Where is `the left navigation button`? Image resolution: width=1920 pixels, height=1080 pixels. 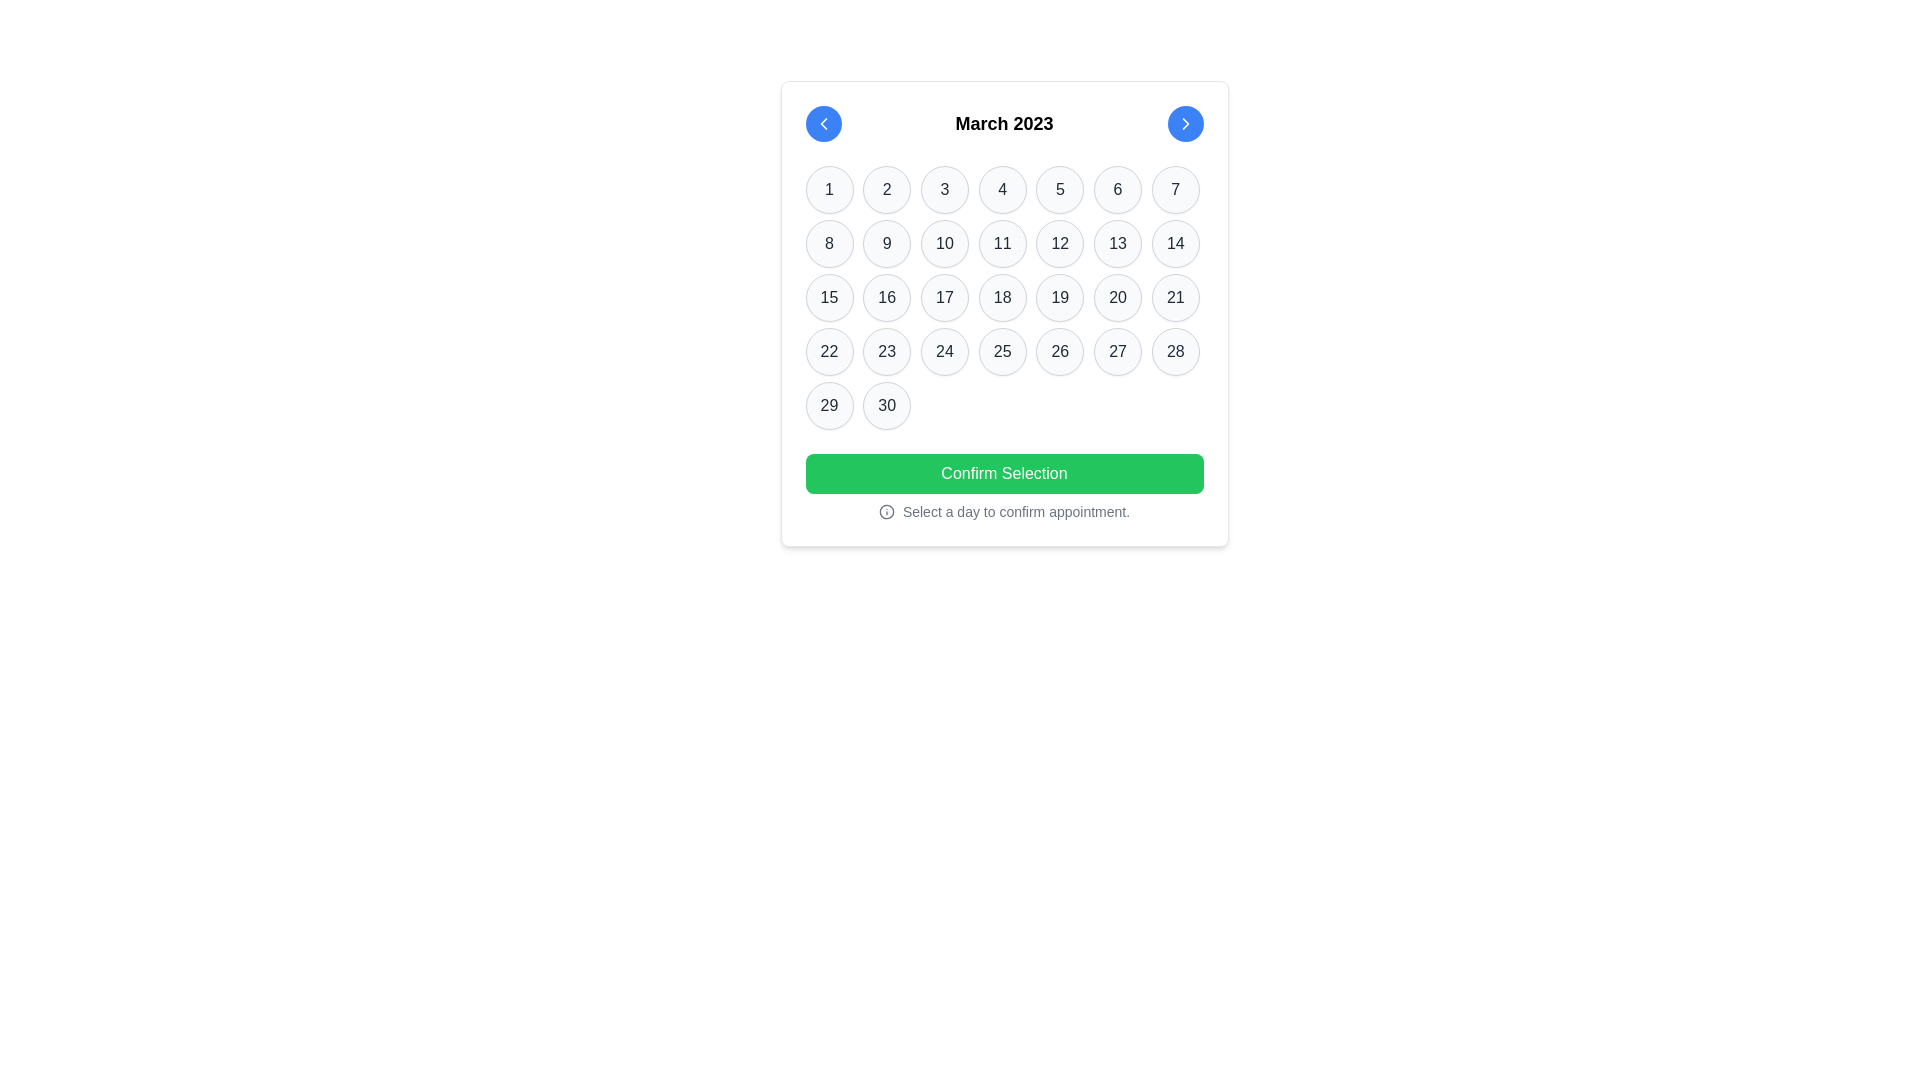
the left navigation button is located at coordinates (823, 123).